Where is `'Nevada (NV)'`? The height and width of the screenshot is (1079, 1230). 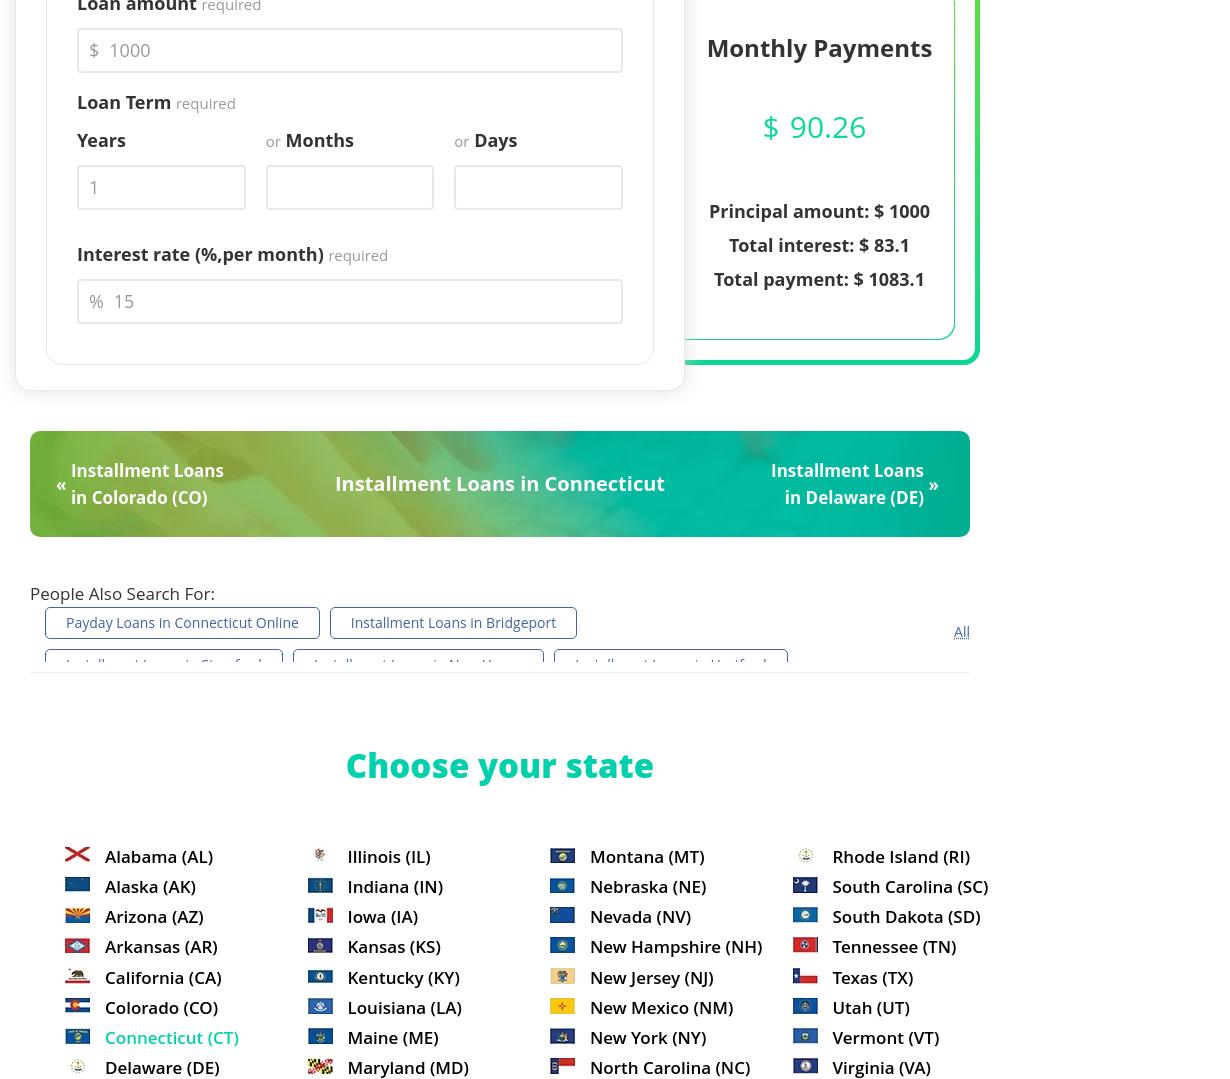 'Nevada (NV)' is located at coordinates (640, 916).